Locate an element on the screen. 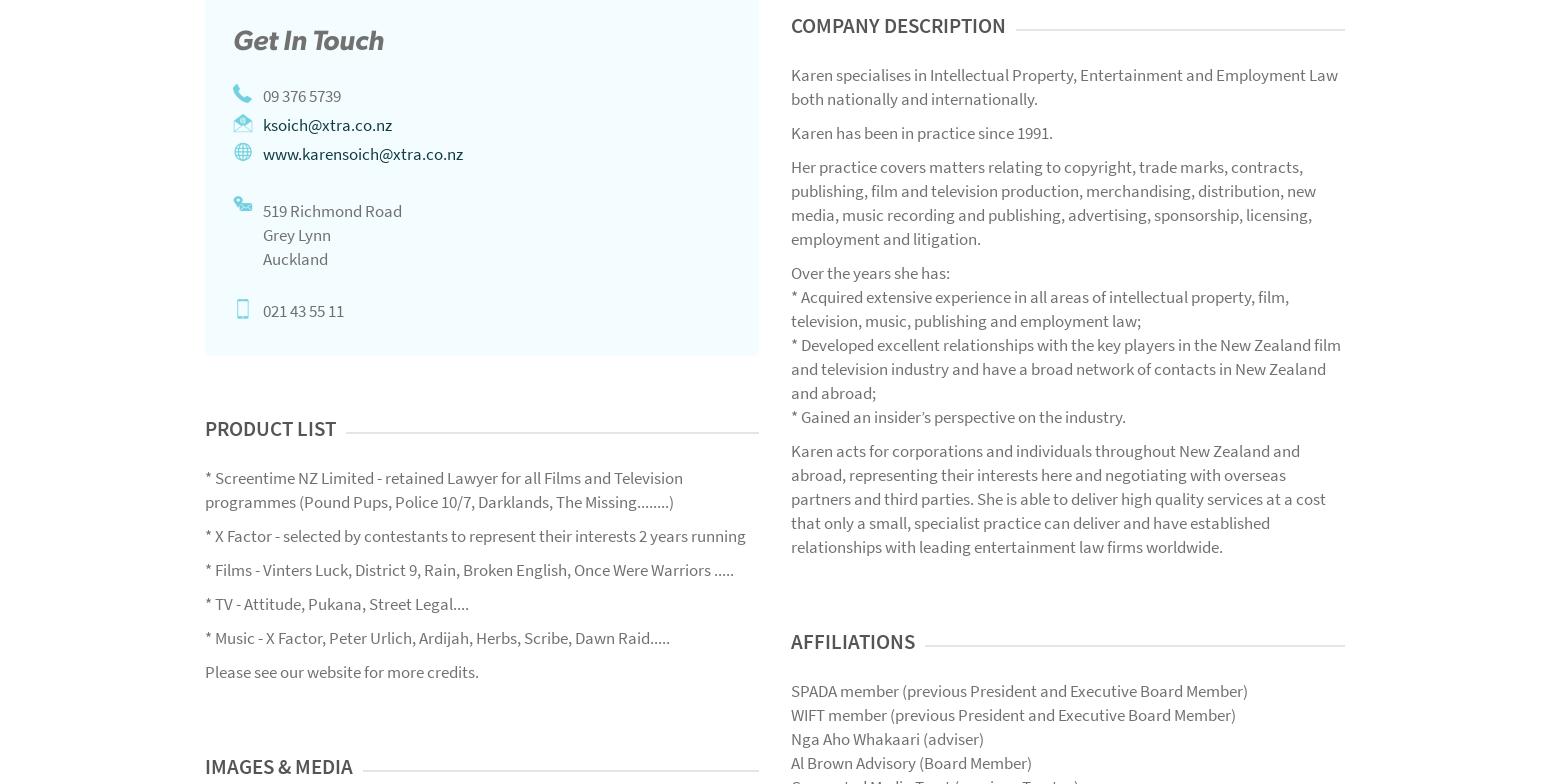 The image size is (1550, 784). 'SPADA member  (previous President and Executive Board Member)' is located at coordinates (1019, 691).